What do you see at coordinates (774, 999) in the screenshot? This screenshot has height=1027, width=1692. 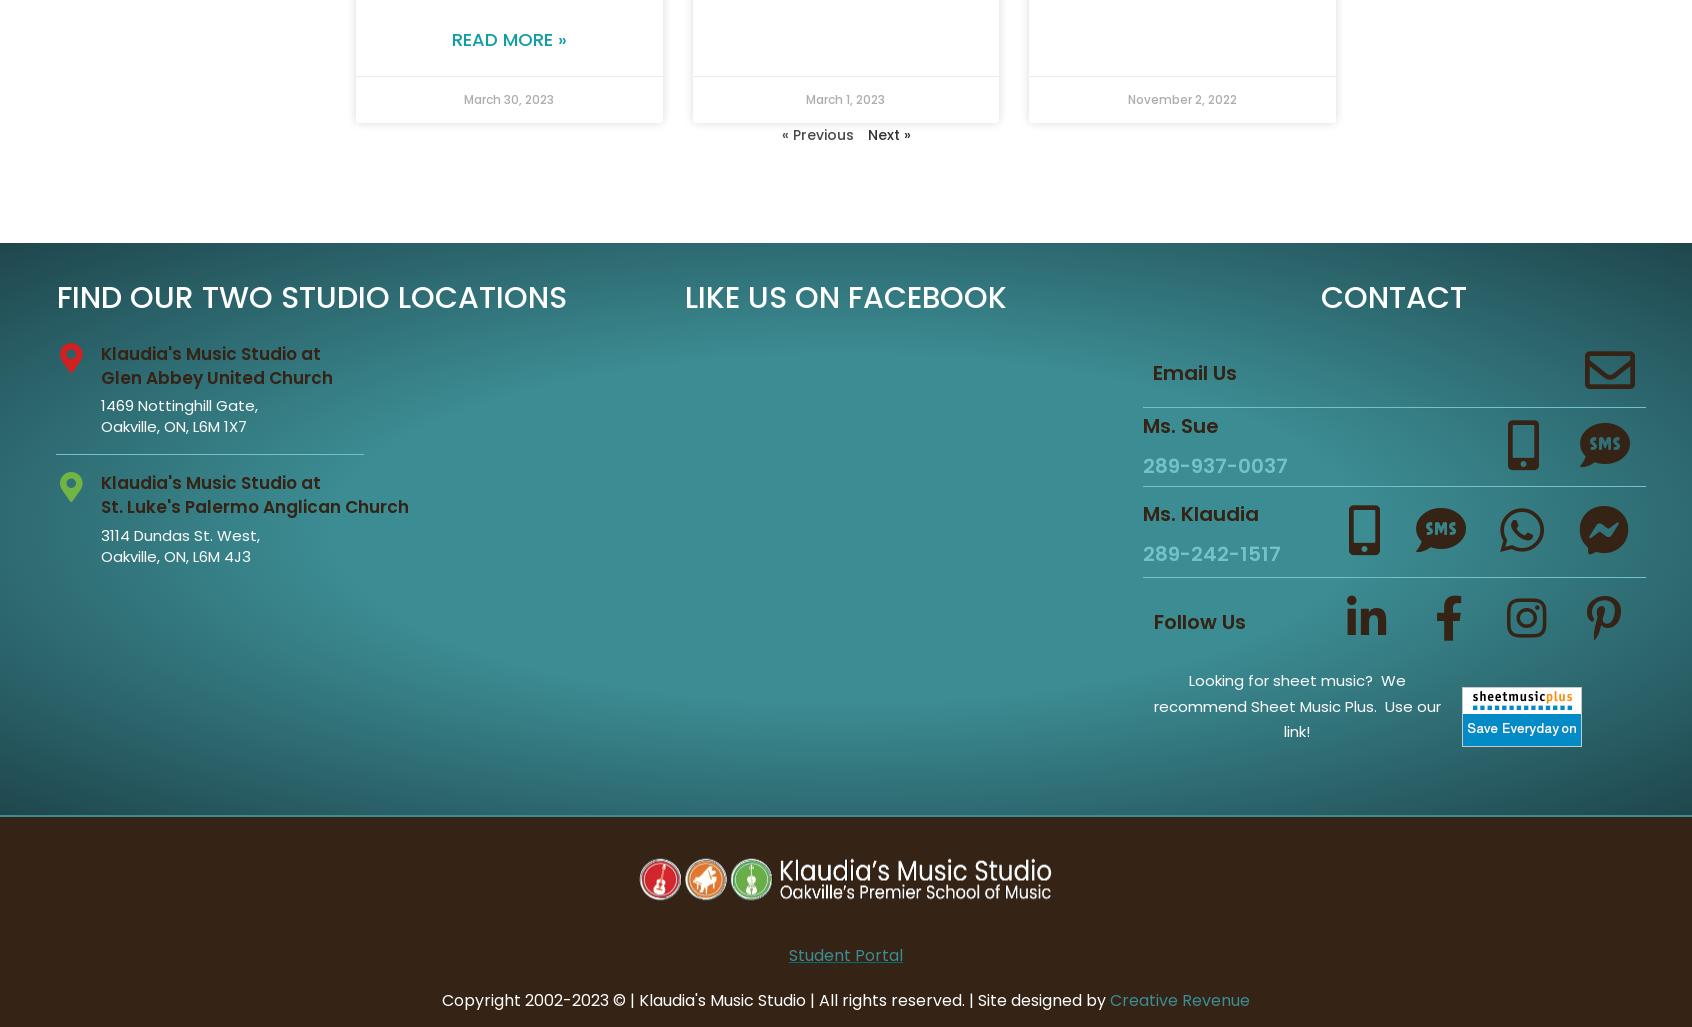 I see `'Copyright 2002-2023 © | Klaudia's Music Studio | All rights reserved. | Site designed by'` at bounding box center [774, 999].